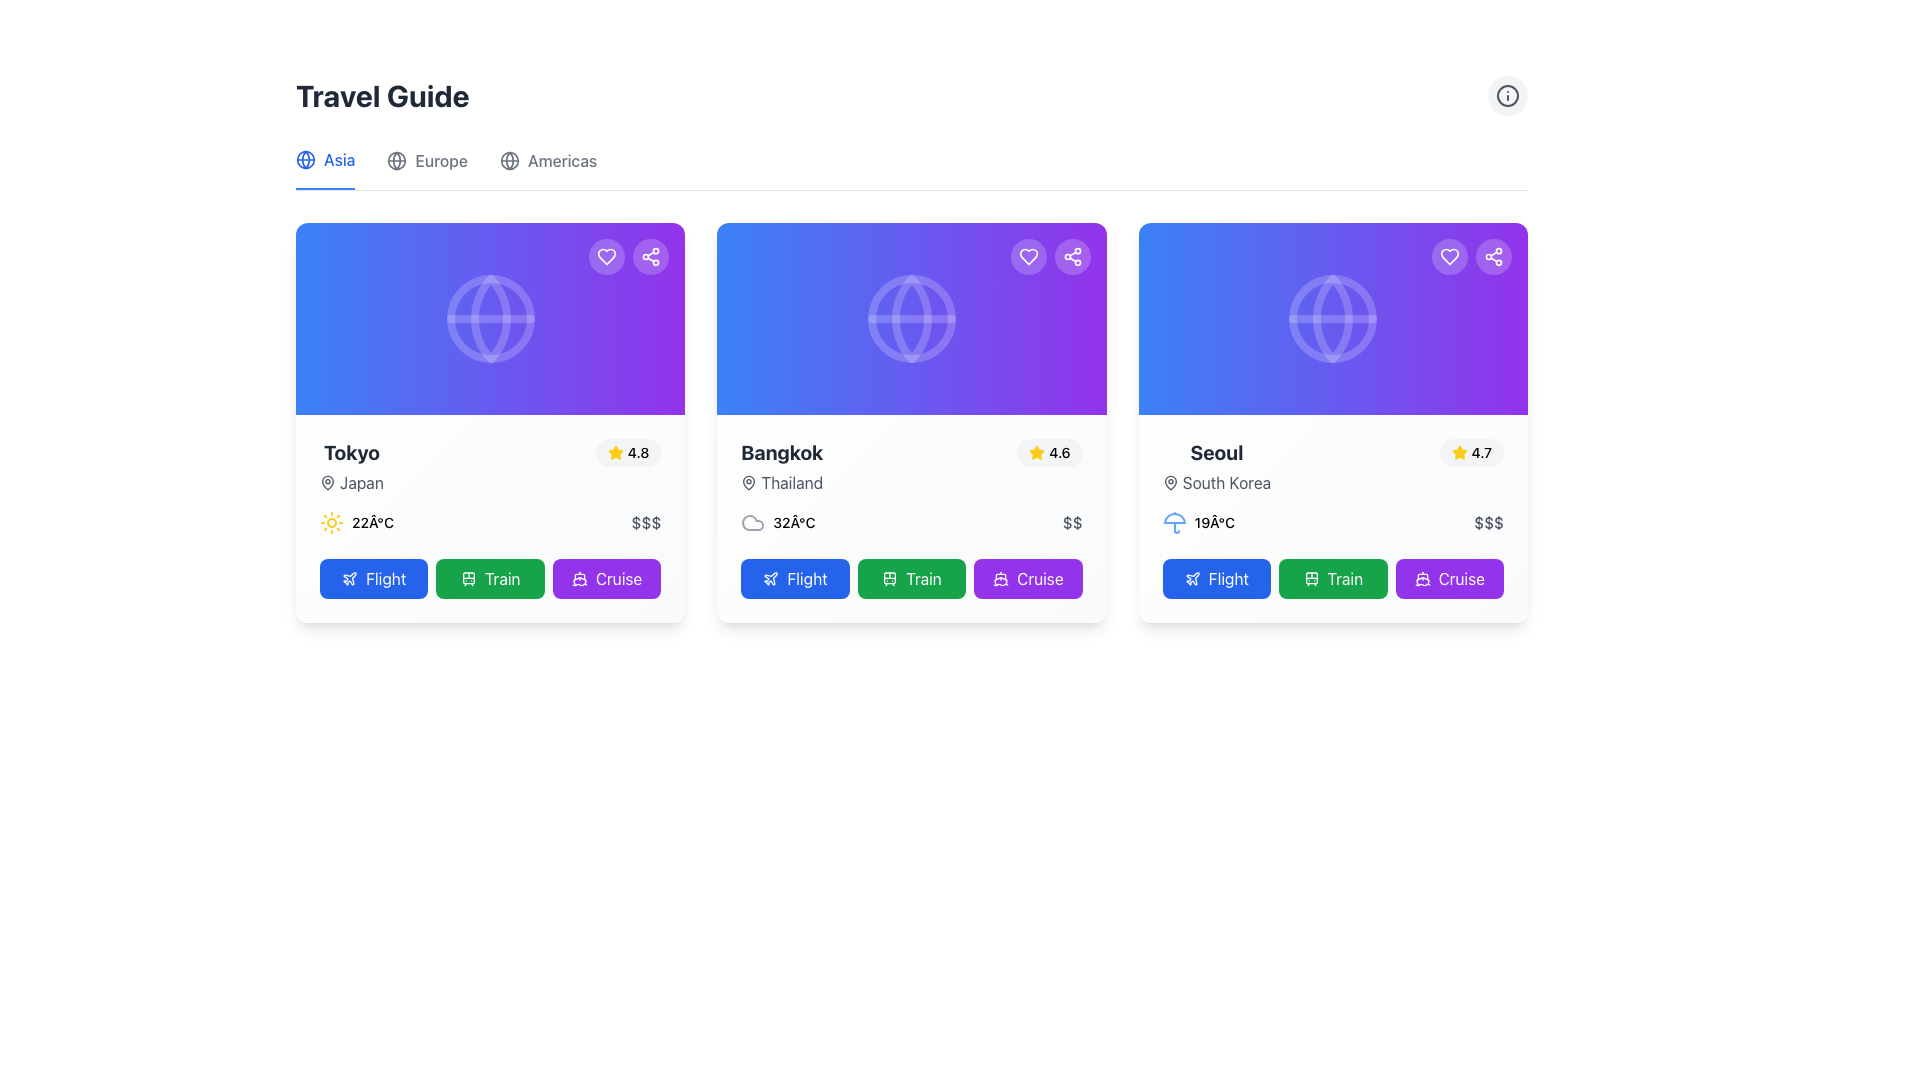 The width and height of the screenshot is (1920, 1080). I want to click on the interactive control located centrally between the like and share buttons in the upper-right corner of the Tokyo card, so click(628, 256).